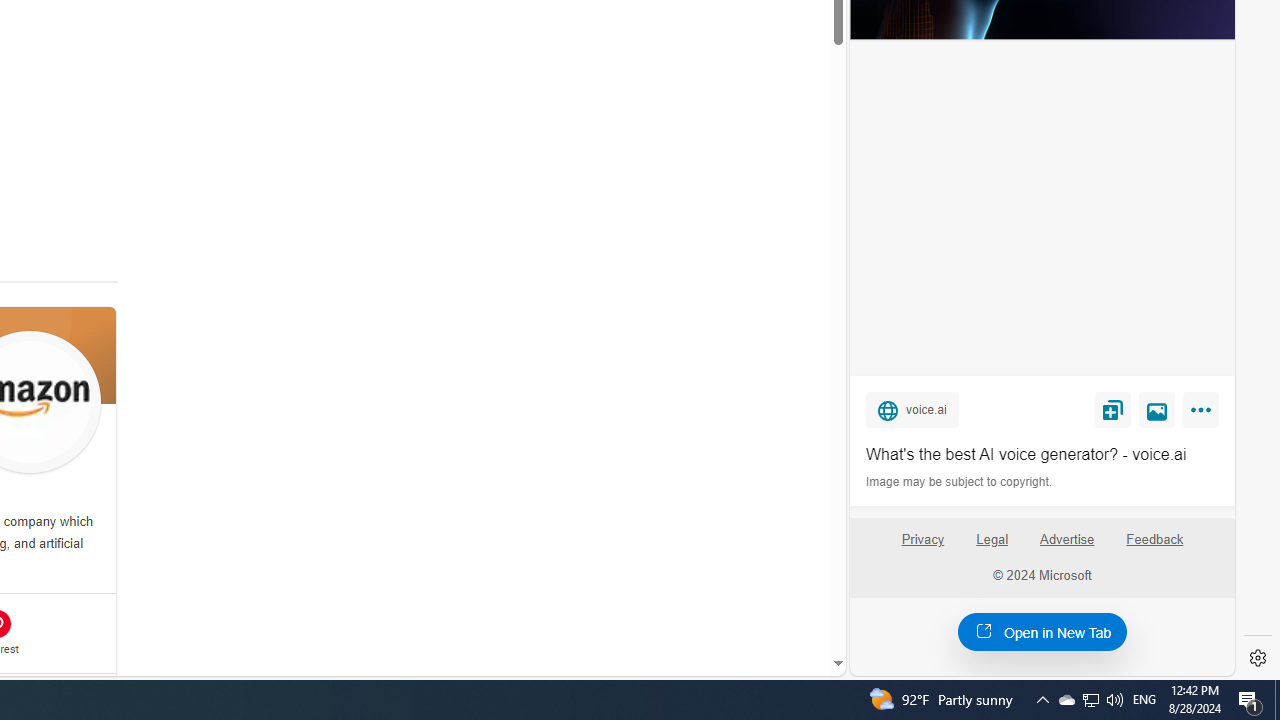 The width and height of the screenshot is (1280, 720). What do you see at coordinates (1276, 698) in the screenshot?
I see `'Show desktop'` at bounding box center [1276, 698].